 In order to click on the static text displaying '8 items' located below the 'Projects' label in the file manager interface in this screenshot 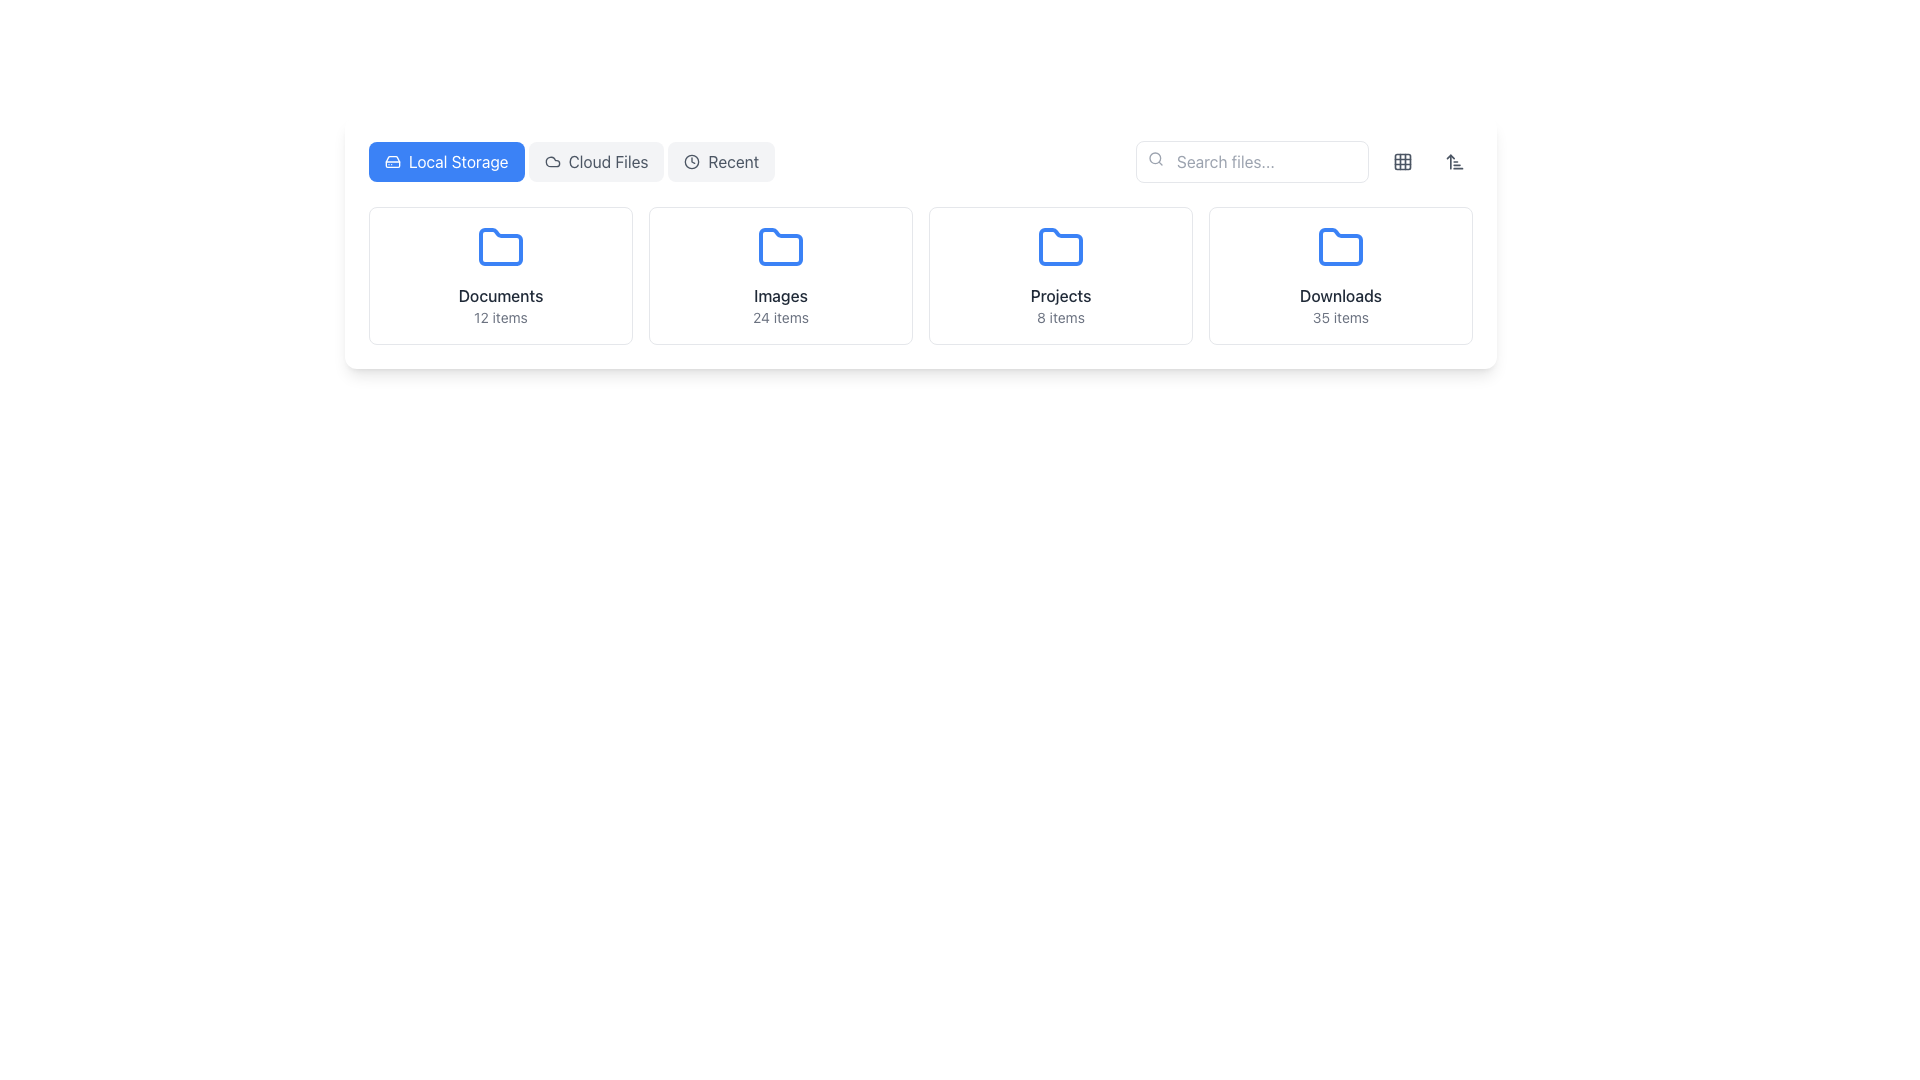, I will do `click(1059, 316)`.